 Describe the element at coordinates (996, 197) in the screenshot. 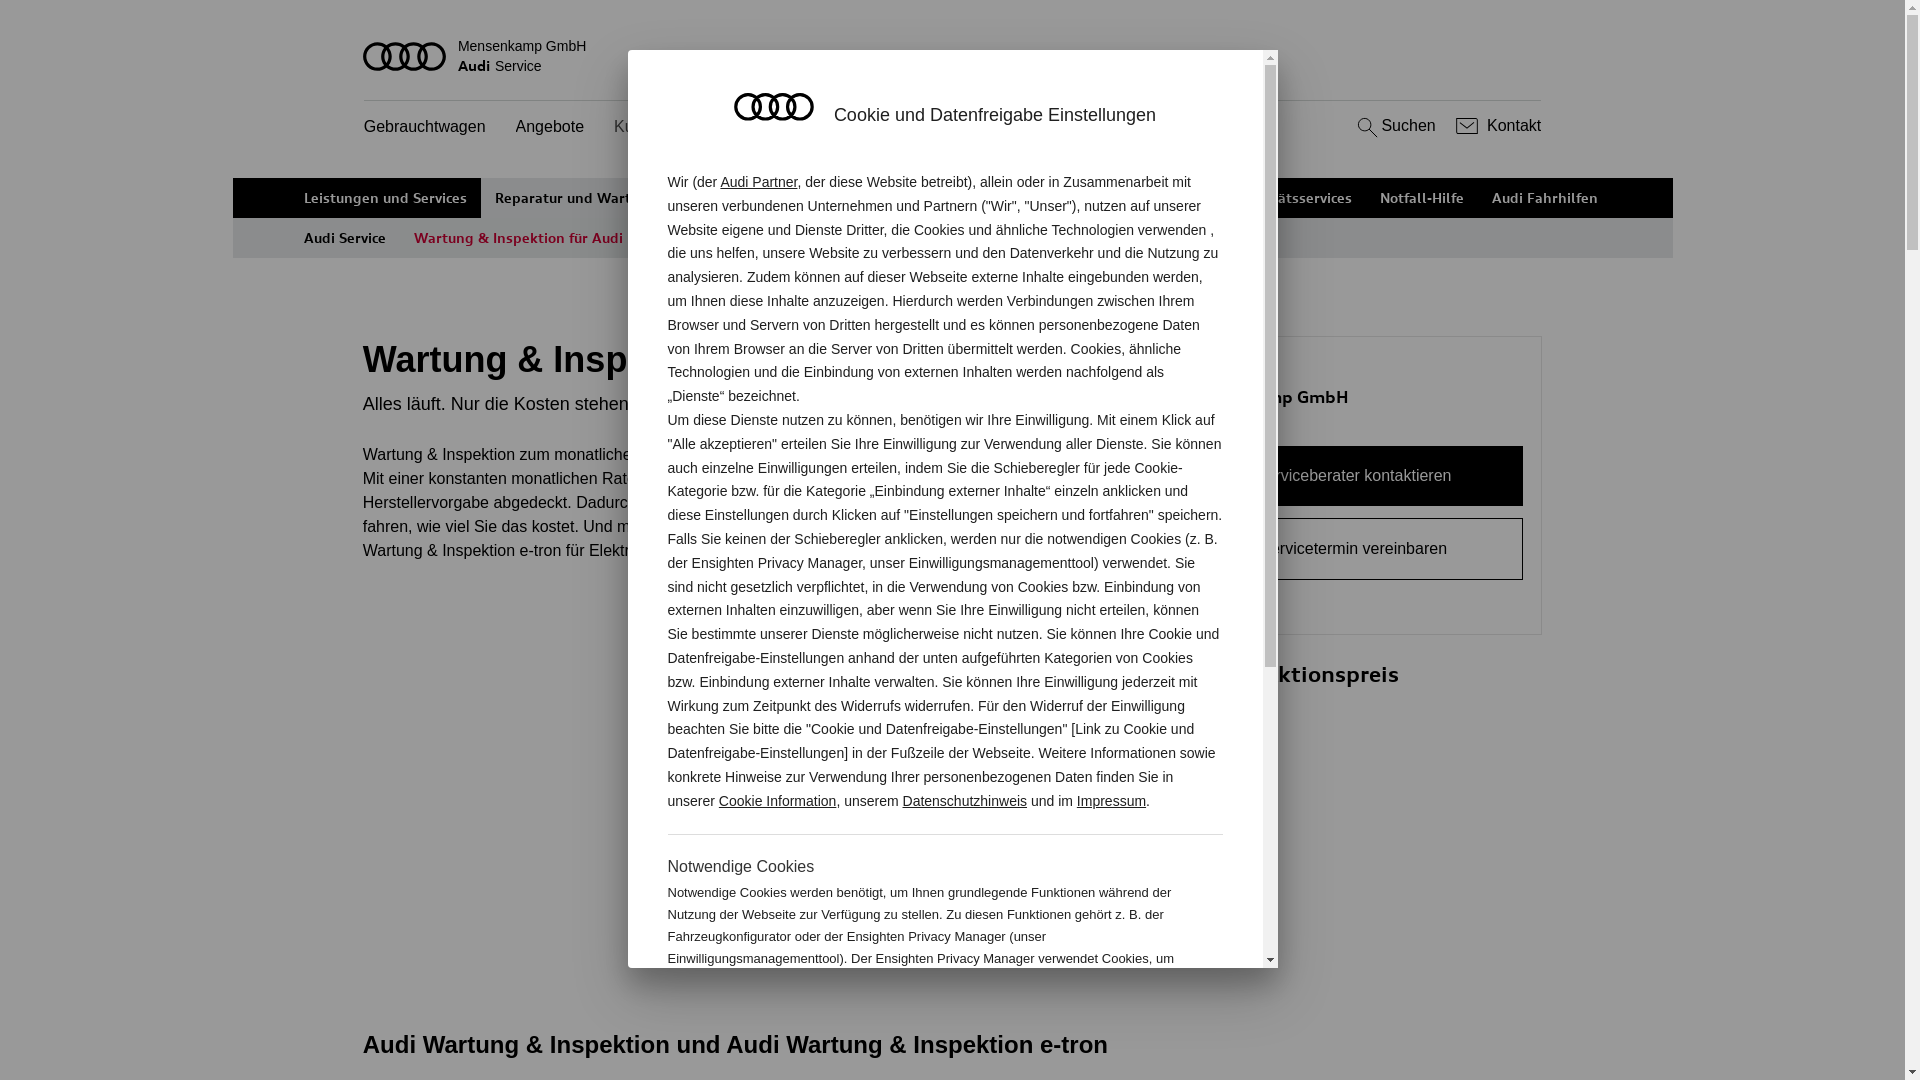

I see `'Versicherungen'` at that location.